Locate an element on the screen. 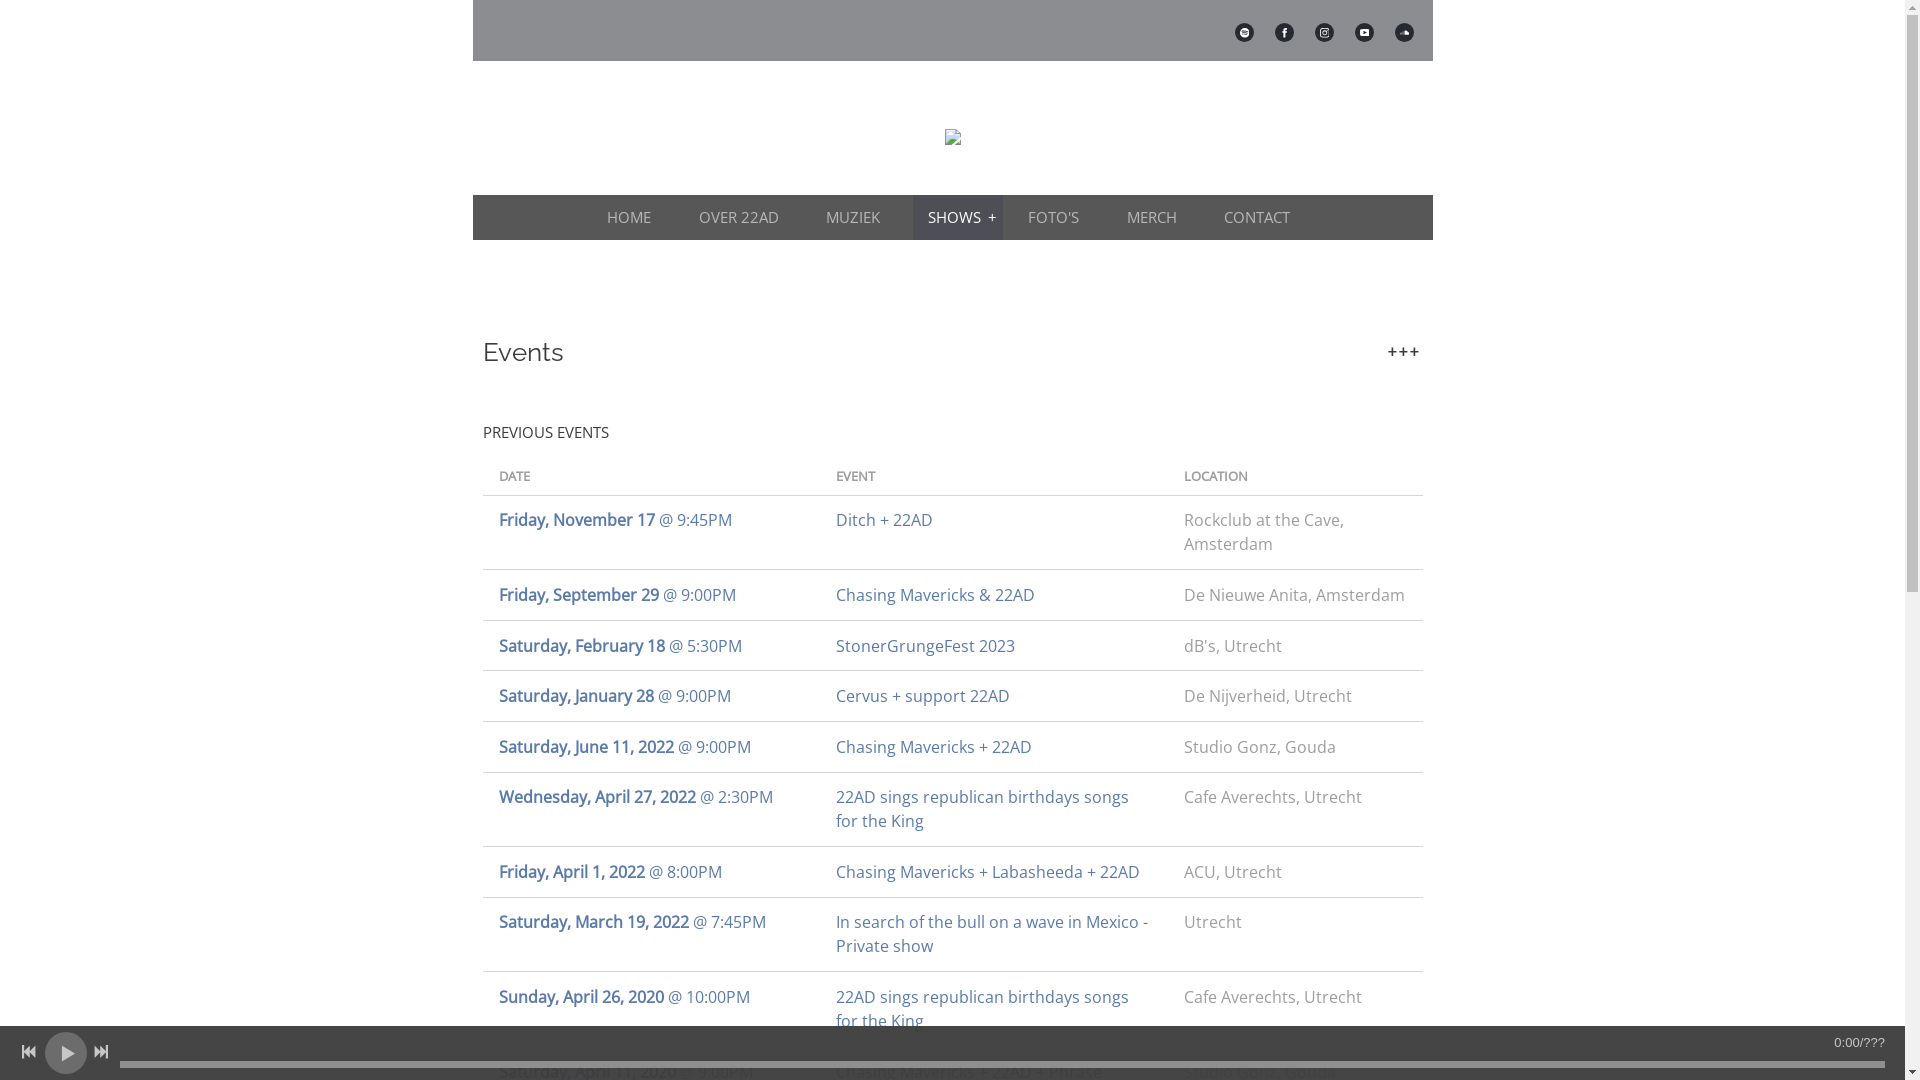 This screenshot has height=1080, width=1920. 'De Nijverheid, Utrecht' is located at coordinates (1295, 694).